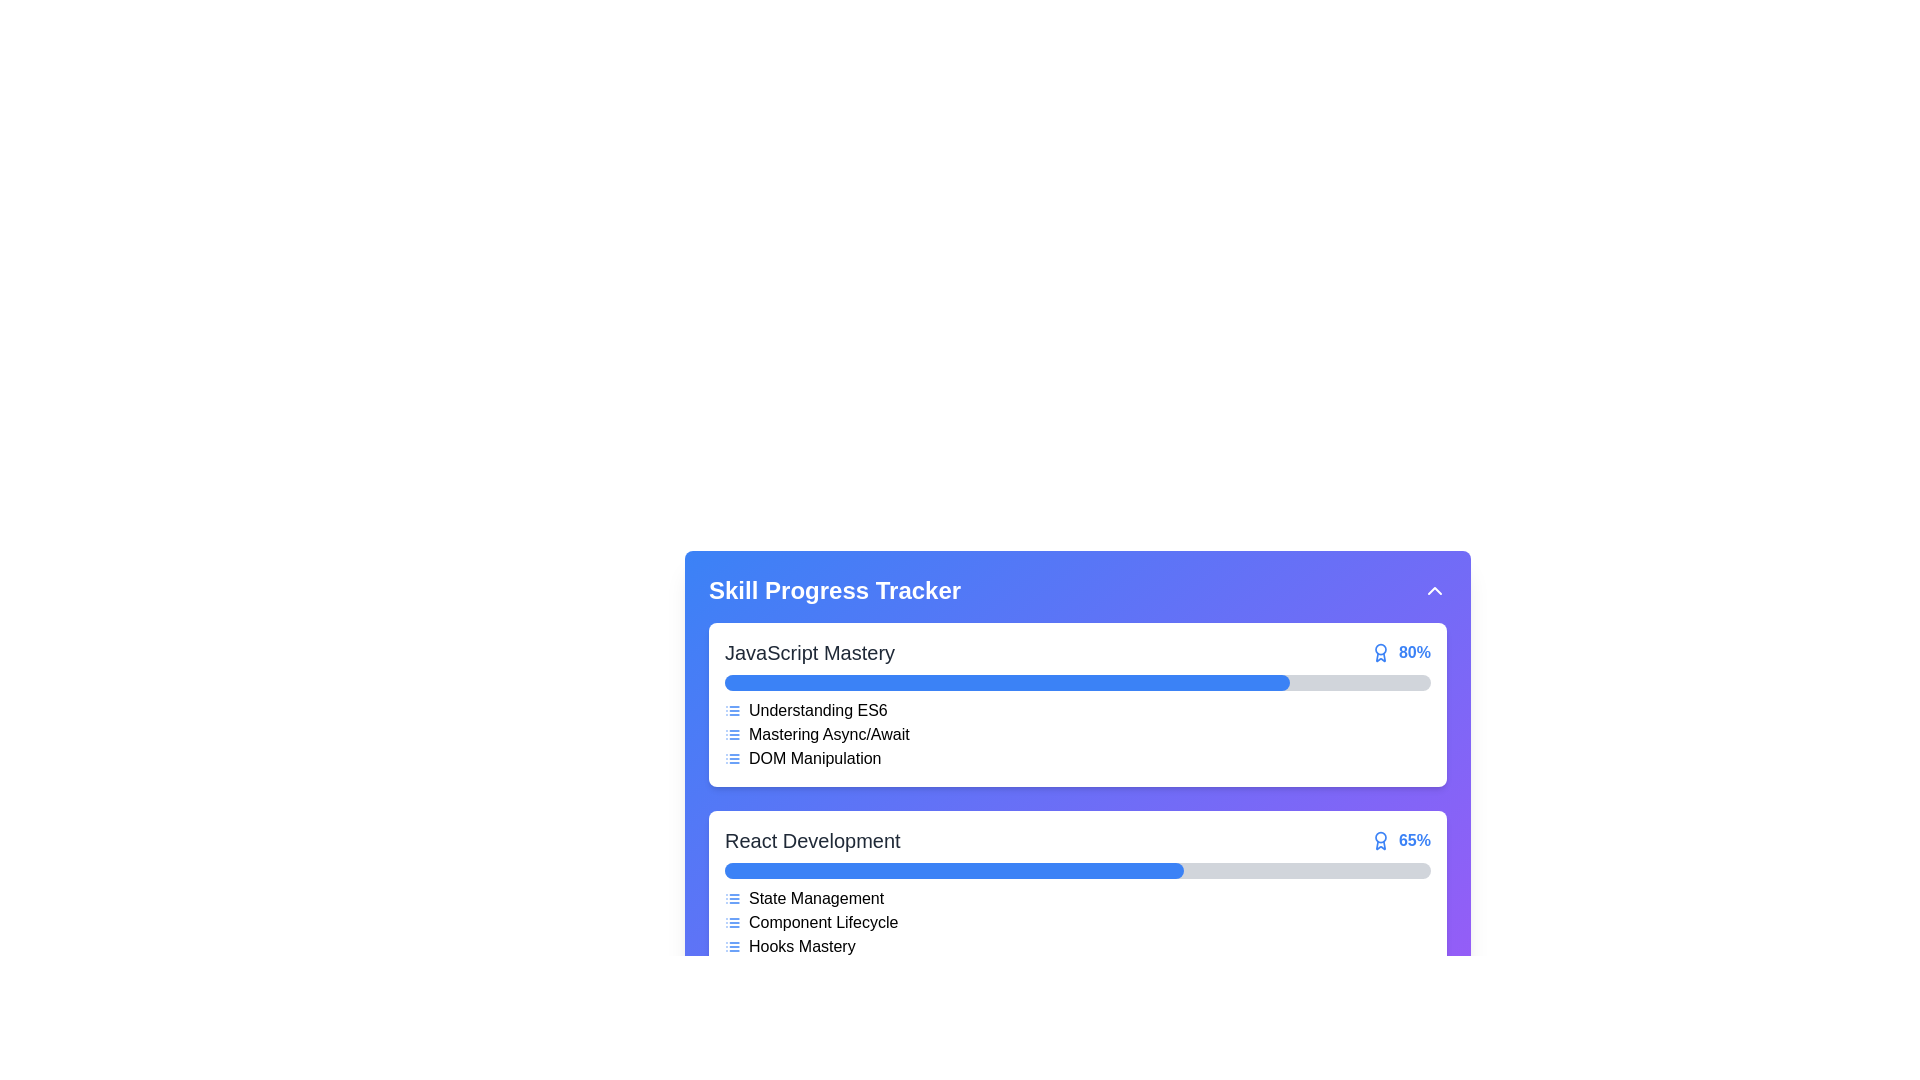  What do you see at coordinates (732, 946) in the screenshot?
I see `the leftmost icon in the 'Hooks Mastery' section, which visually represents a list or hierarchy for the React Development skill group in the Skill Progress Tracker interface` at bounding box center [732, 946].